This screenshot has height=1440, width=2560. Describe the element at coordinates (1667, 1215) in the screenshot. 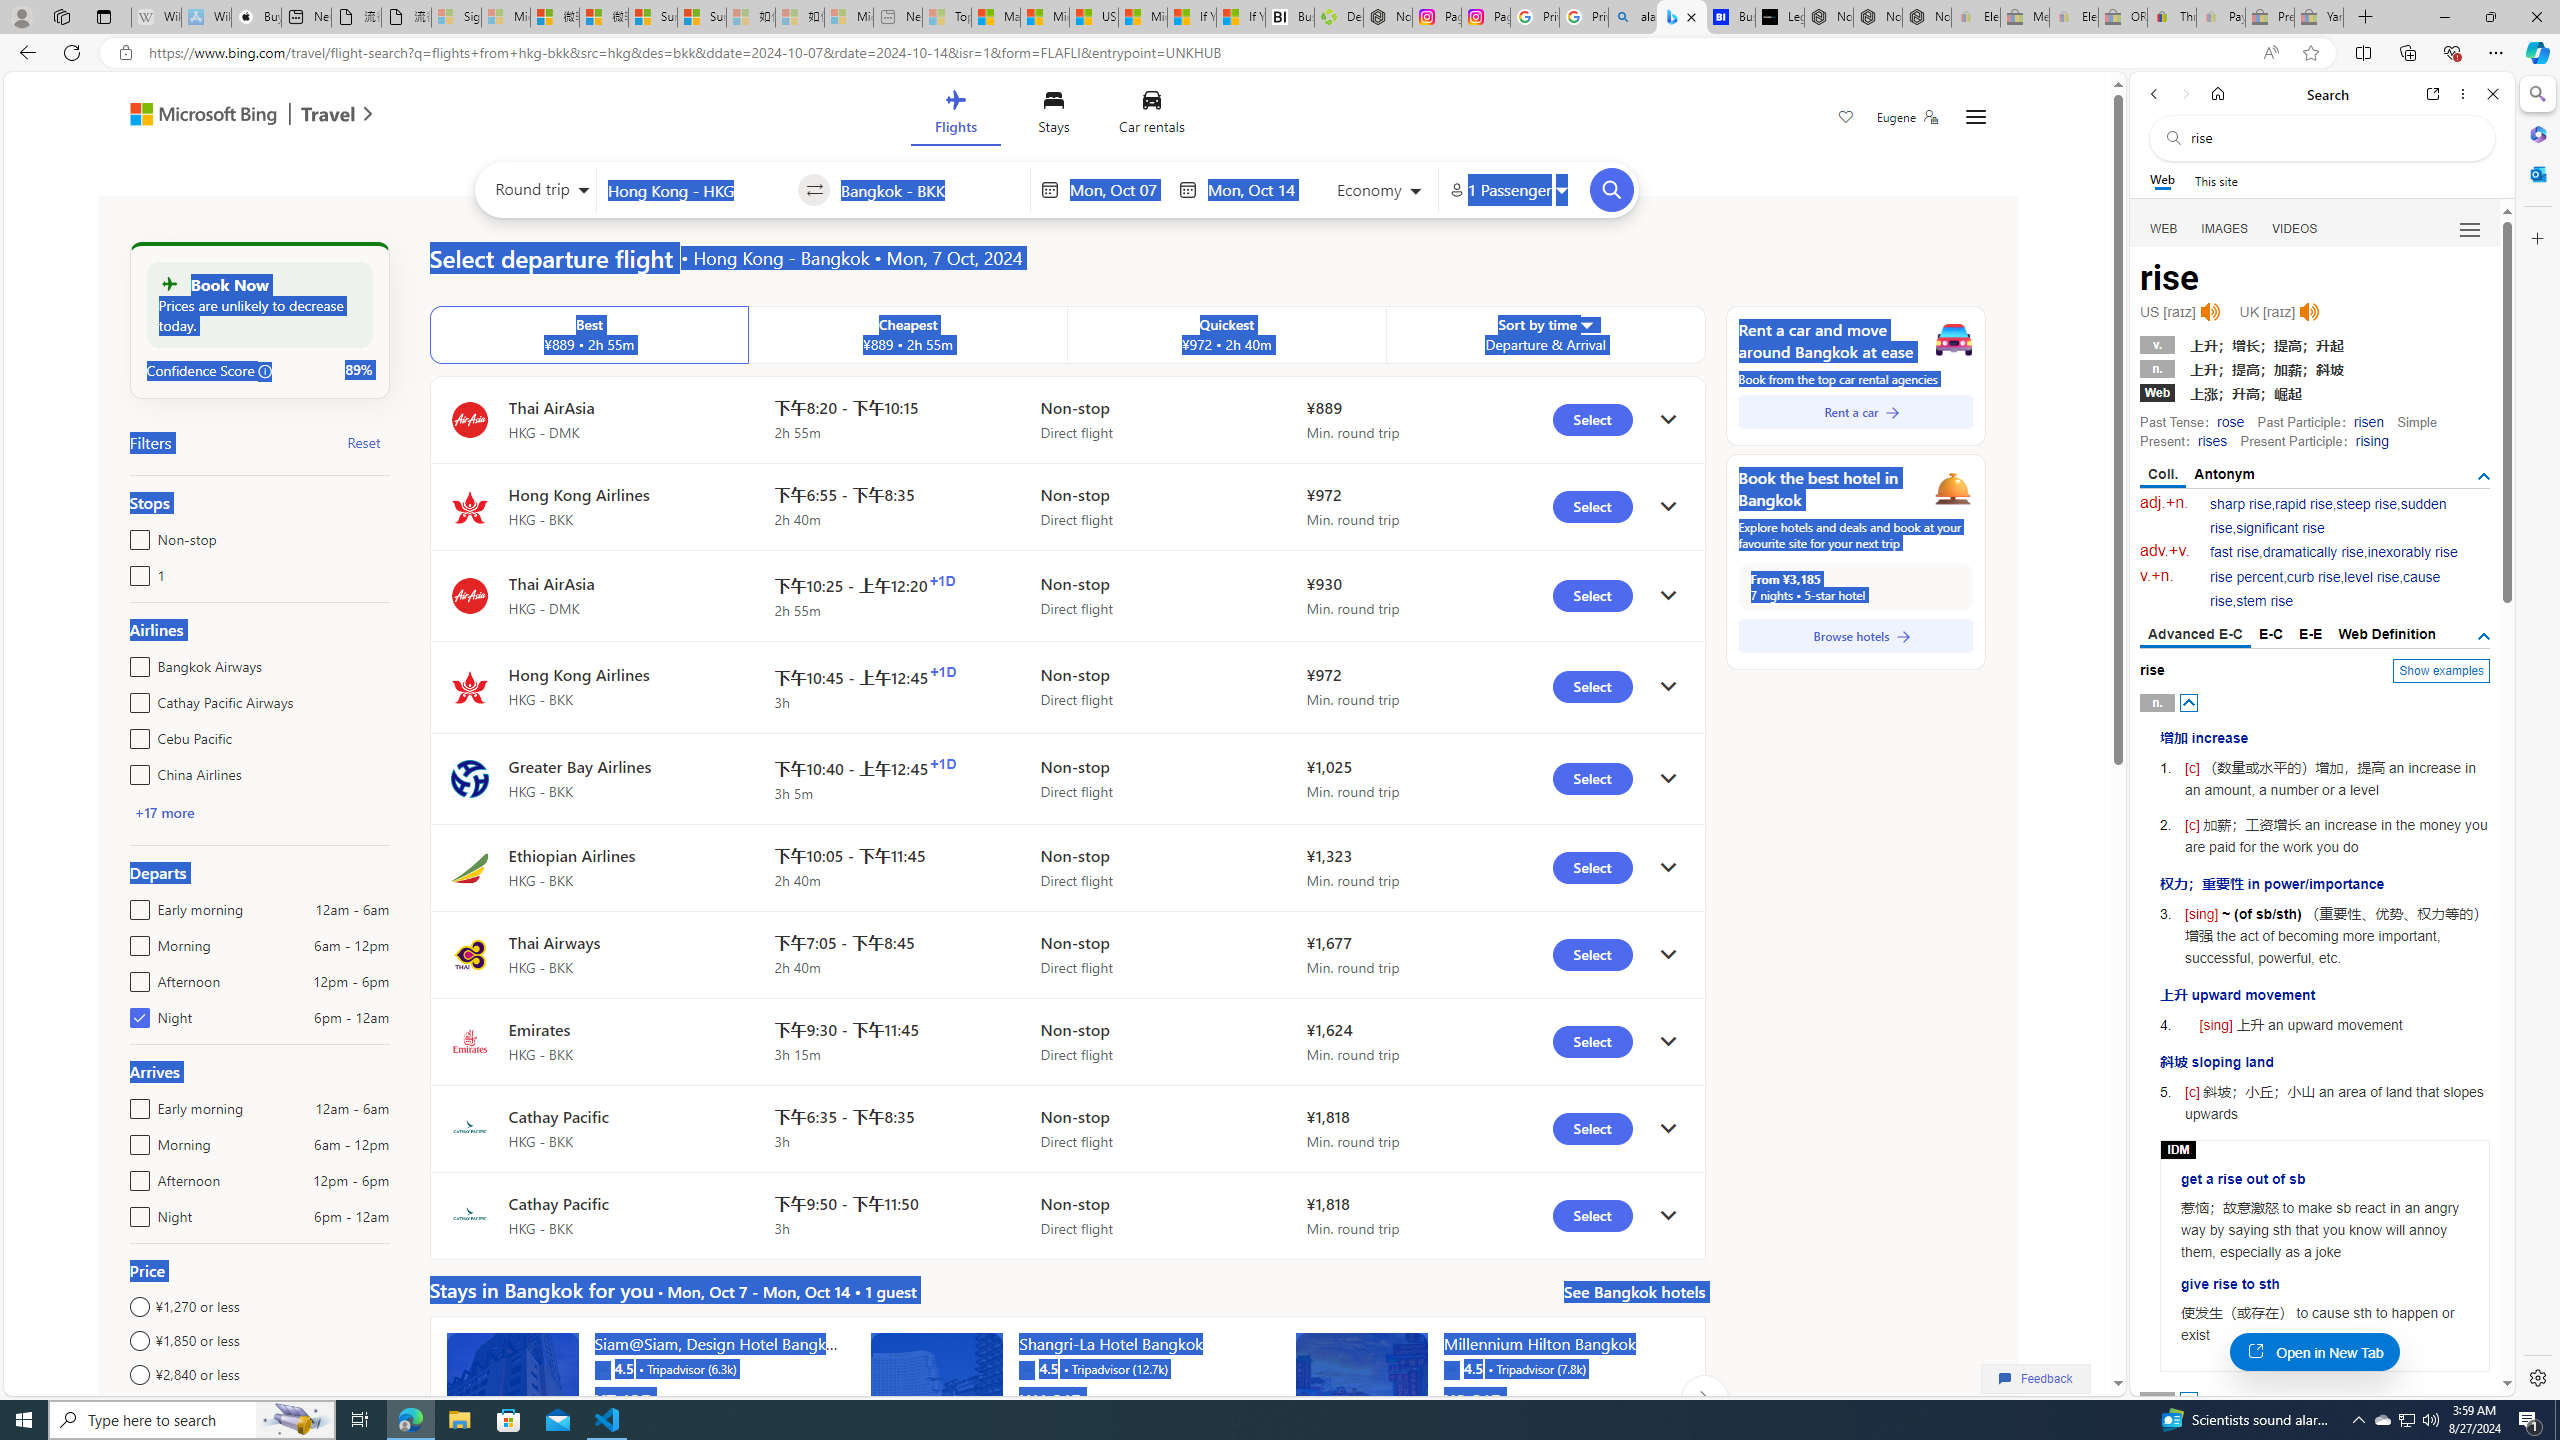

I see `'click to get details'` at that location.